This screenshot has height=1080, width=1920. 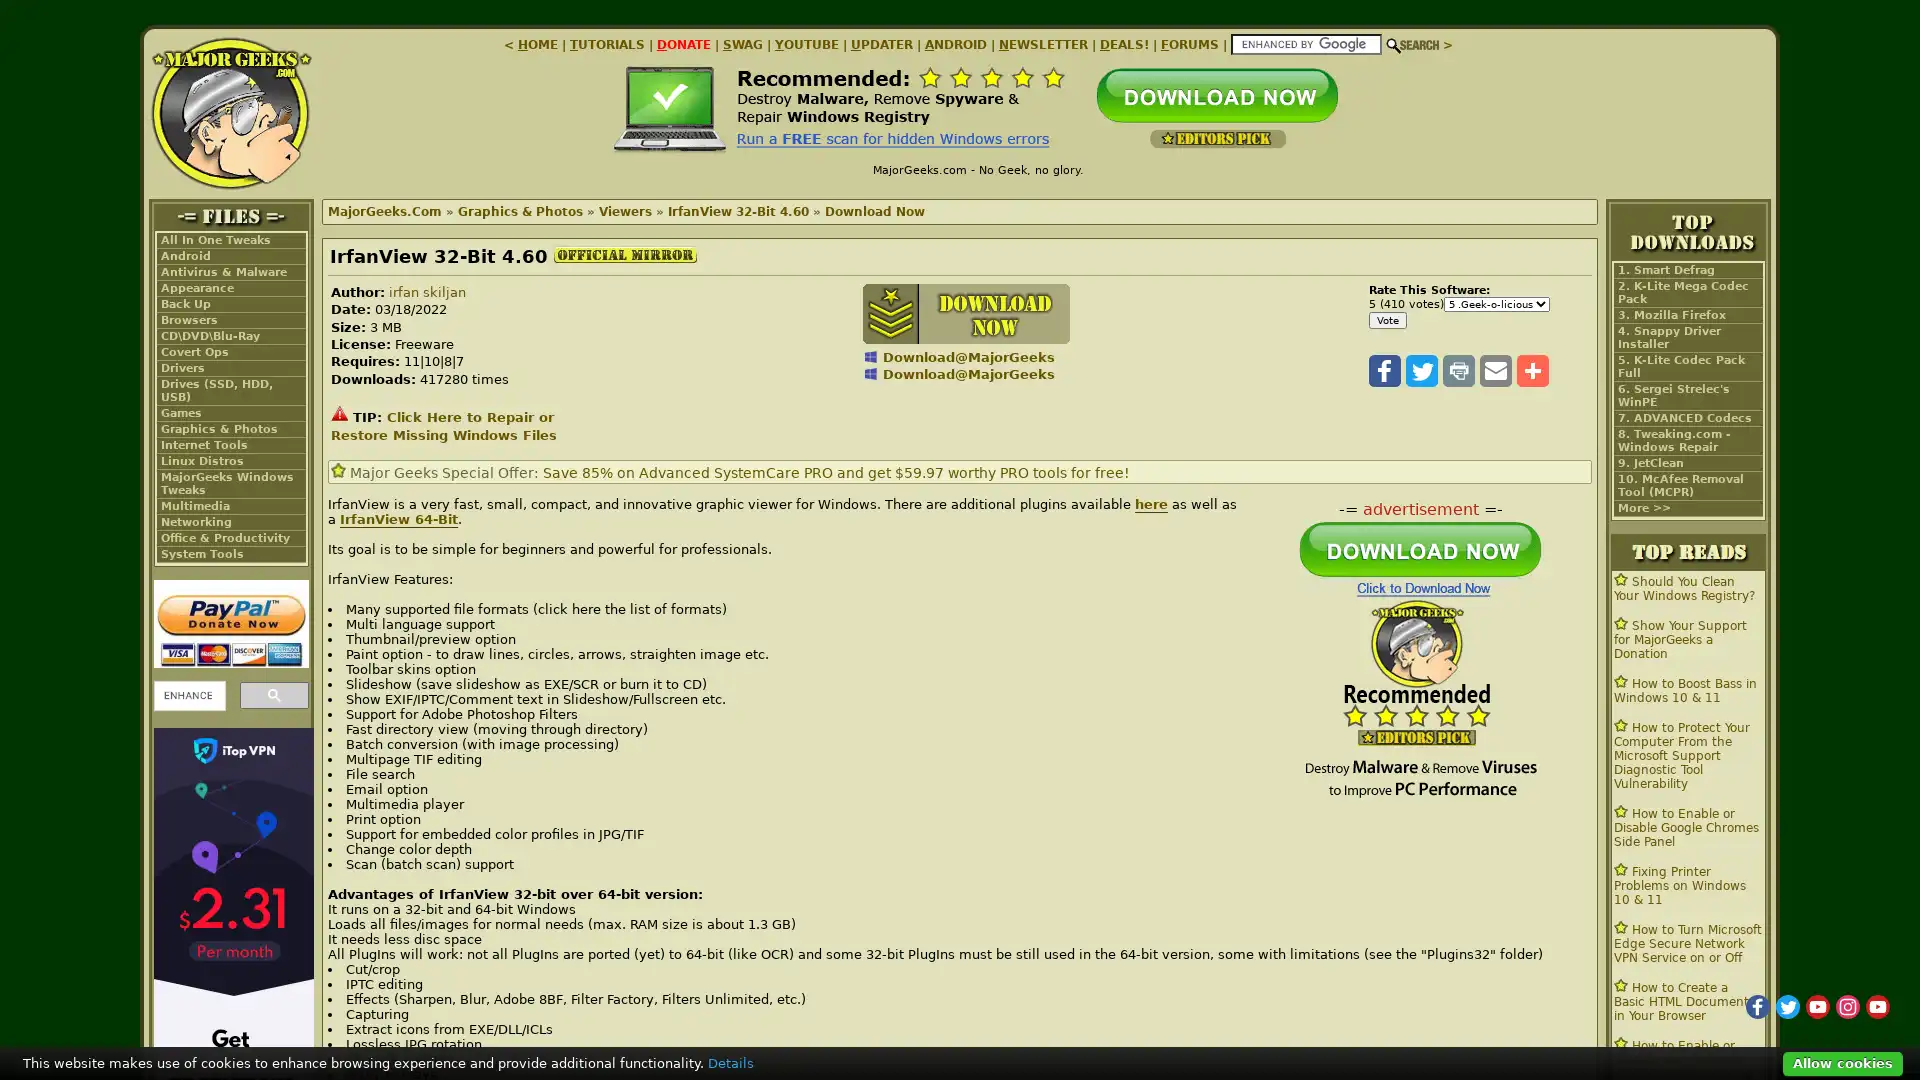 I want to click on Share to Twitter, so click(x=1420, y=370).